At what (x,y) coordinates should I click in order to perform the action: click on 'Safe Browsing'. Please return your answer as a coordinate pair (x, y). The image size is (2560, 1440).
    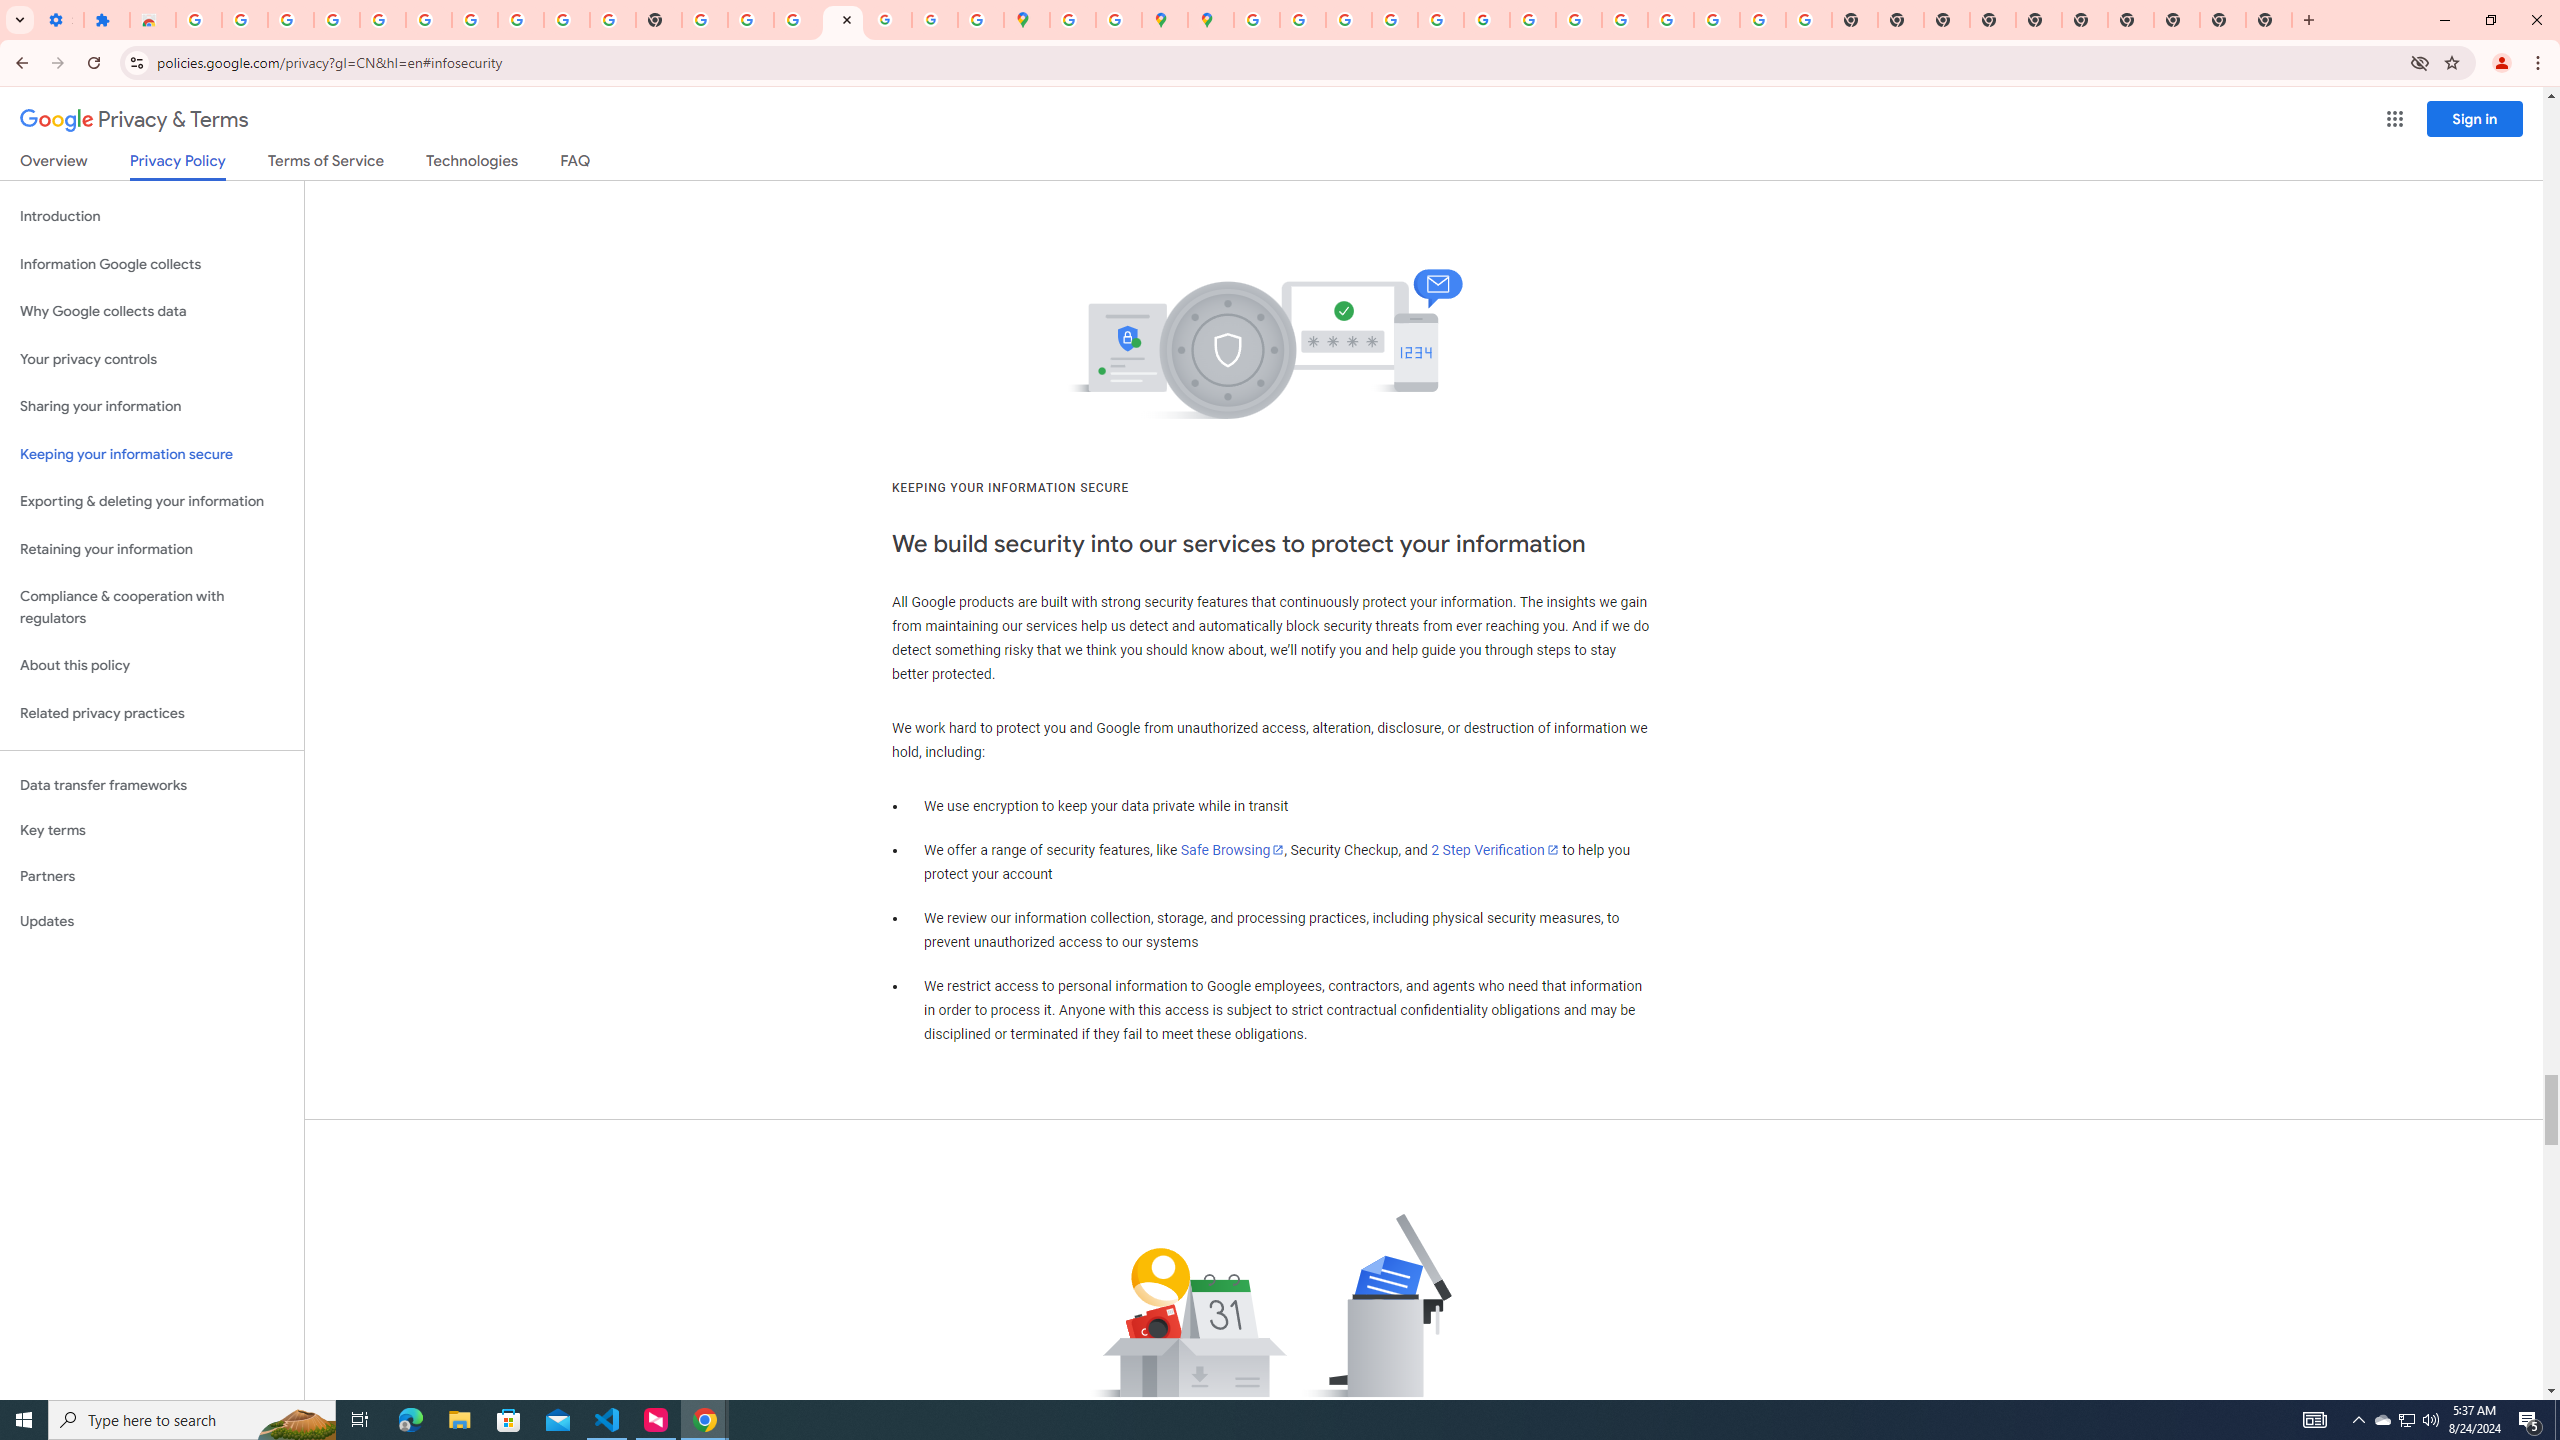
    Looking at the image, I should click on (1231, 850).